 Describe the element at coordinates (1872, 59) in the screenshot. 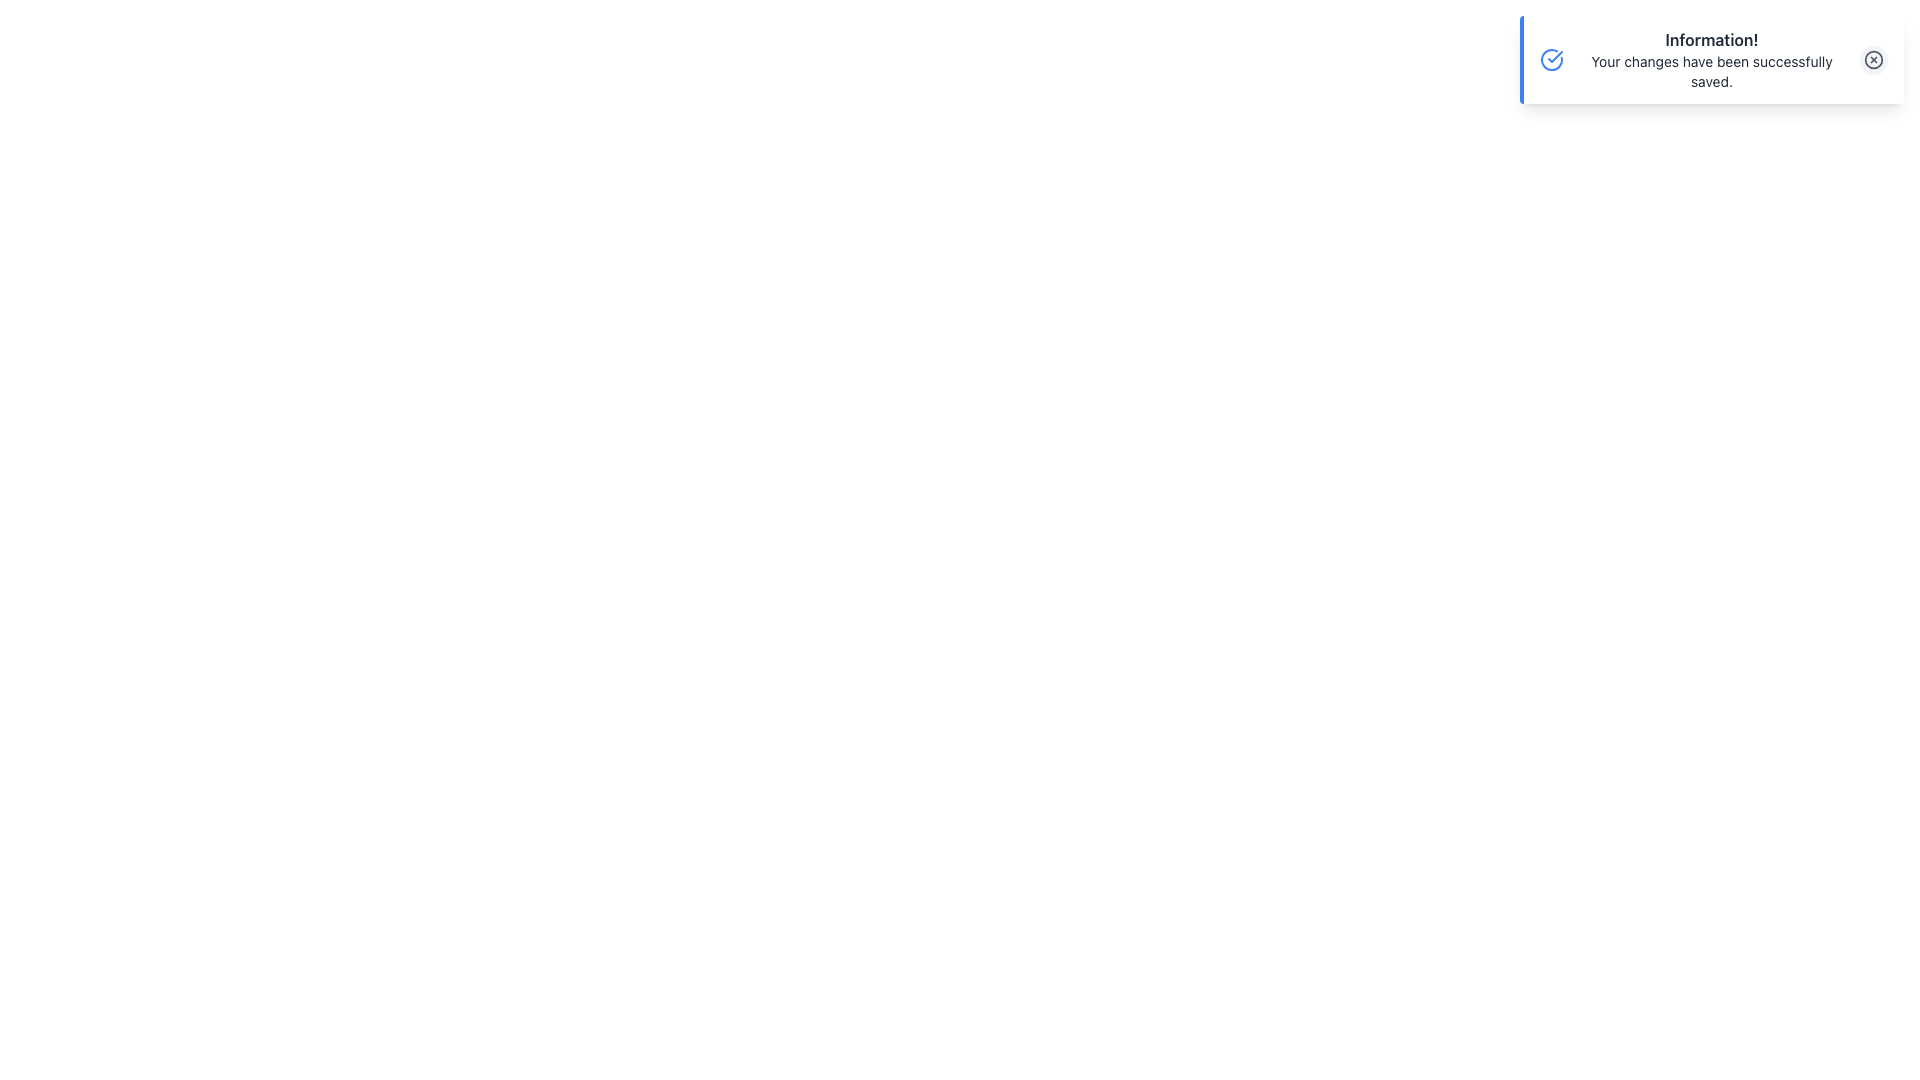

I see `the close button located at the top-right corner of the notification box` at that location.